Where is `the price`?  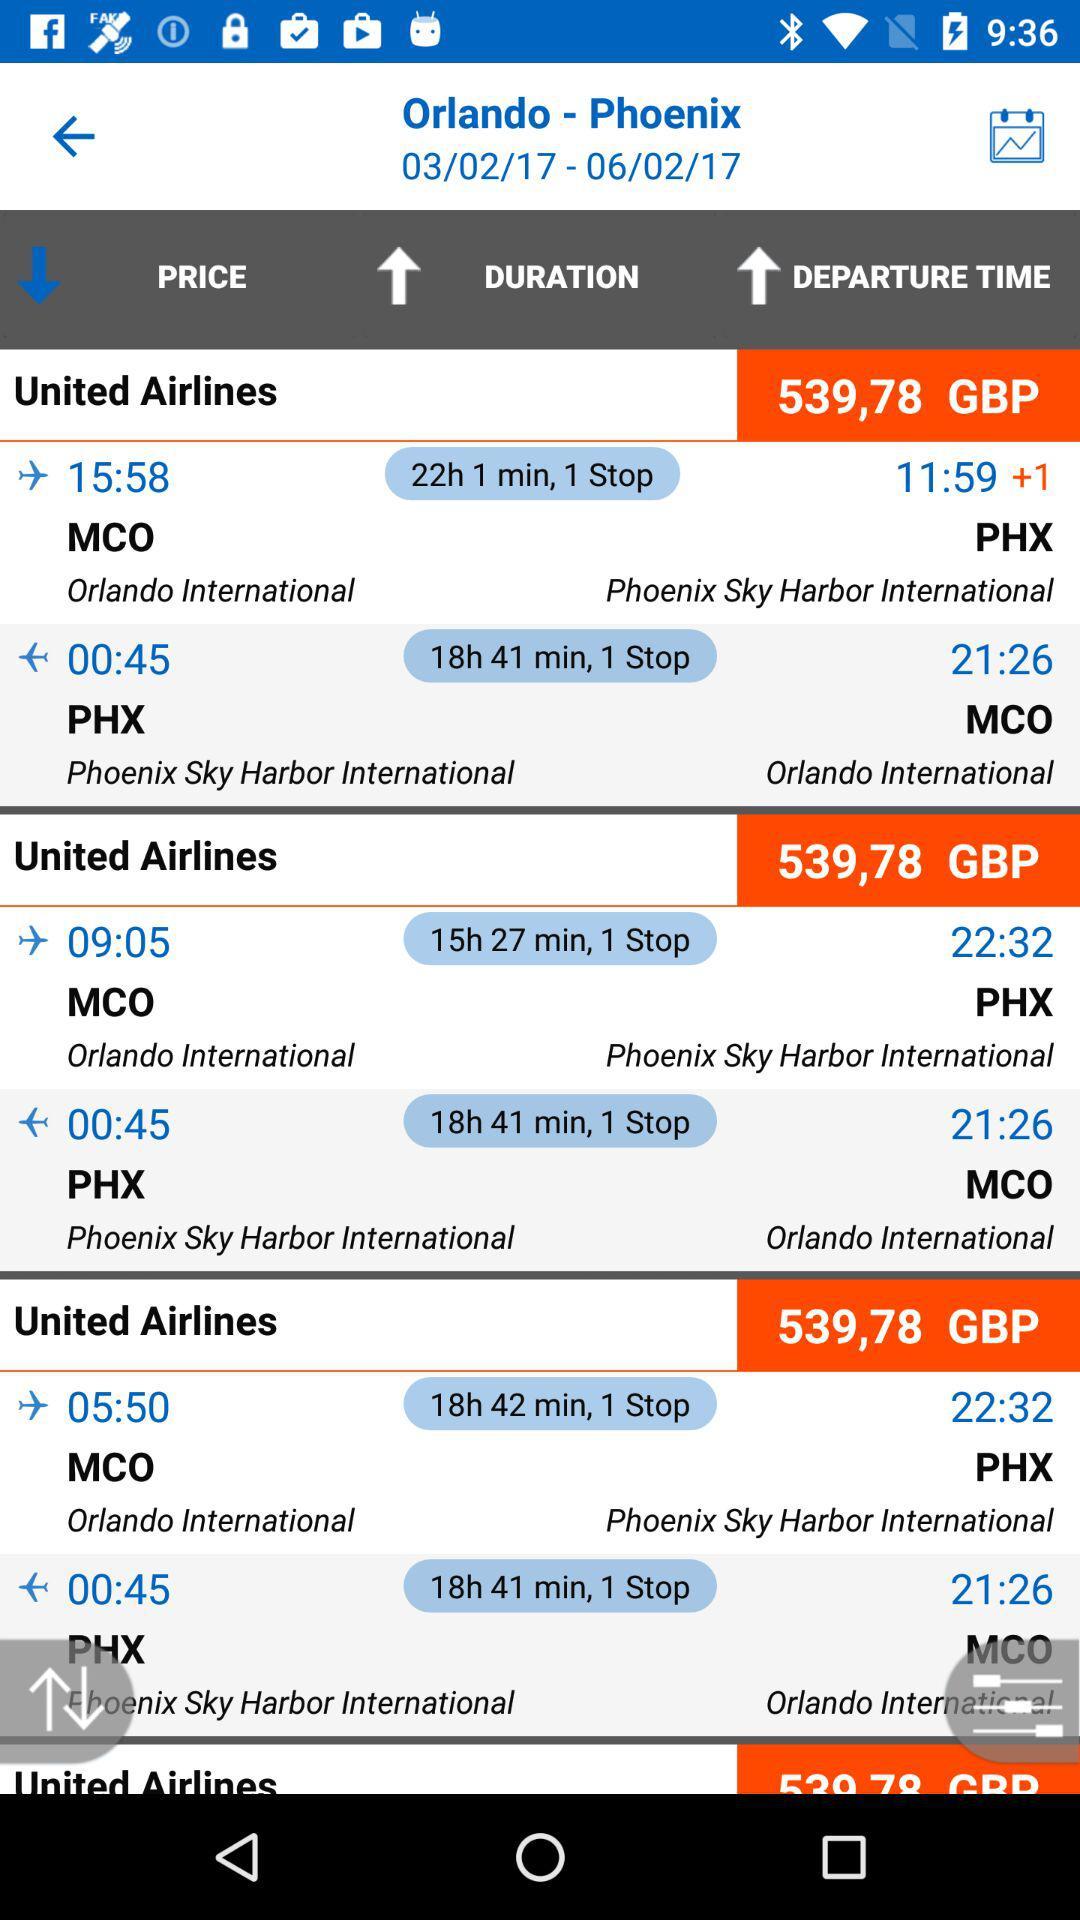 the price is located at coordinates (180, 274).